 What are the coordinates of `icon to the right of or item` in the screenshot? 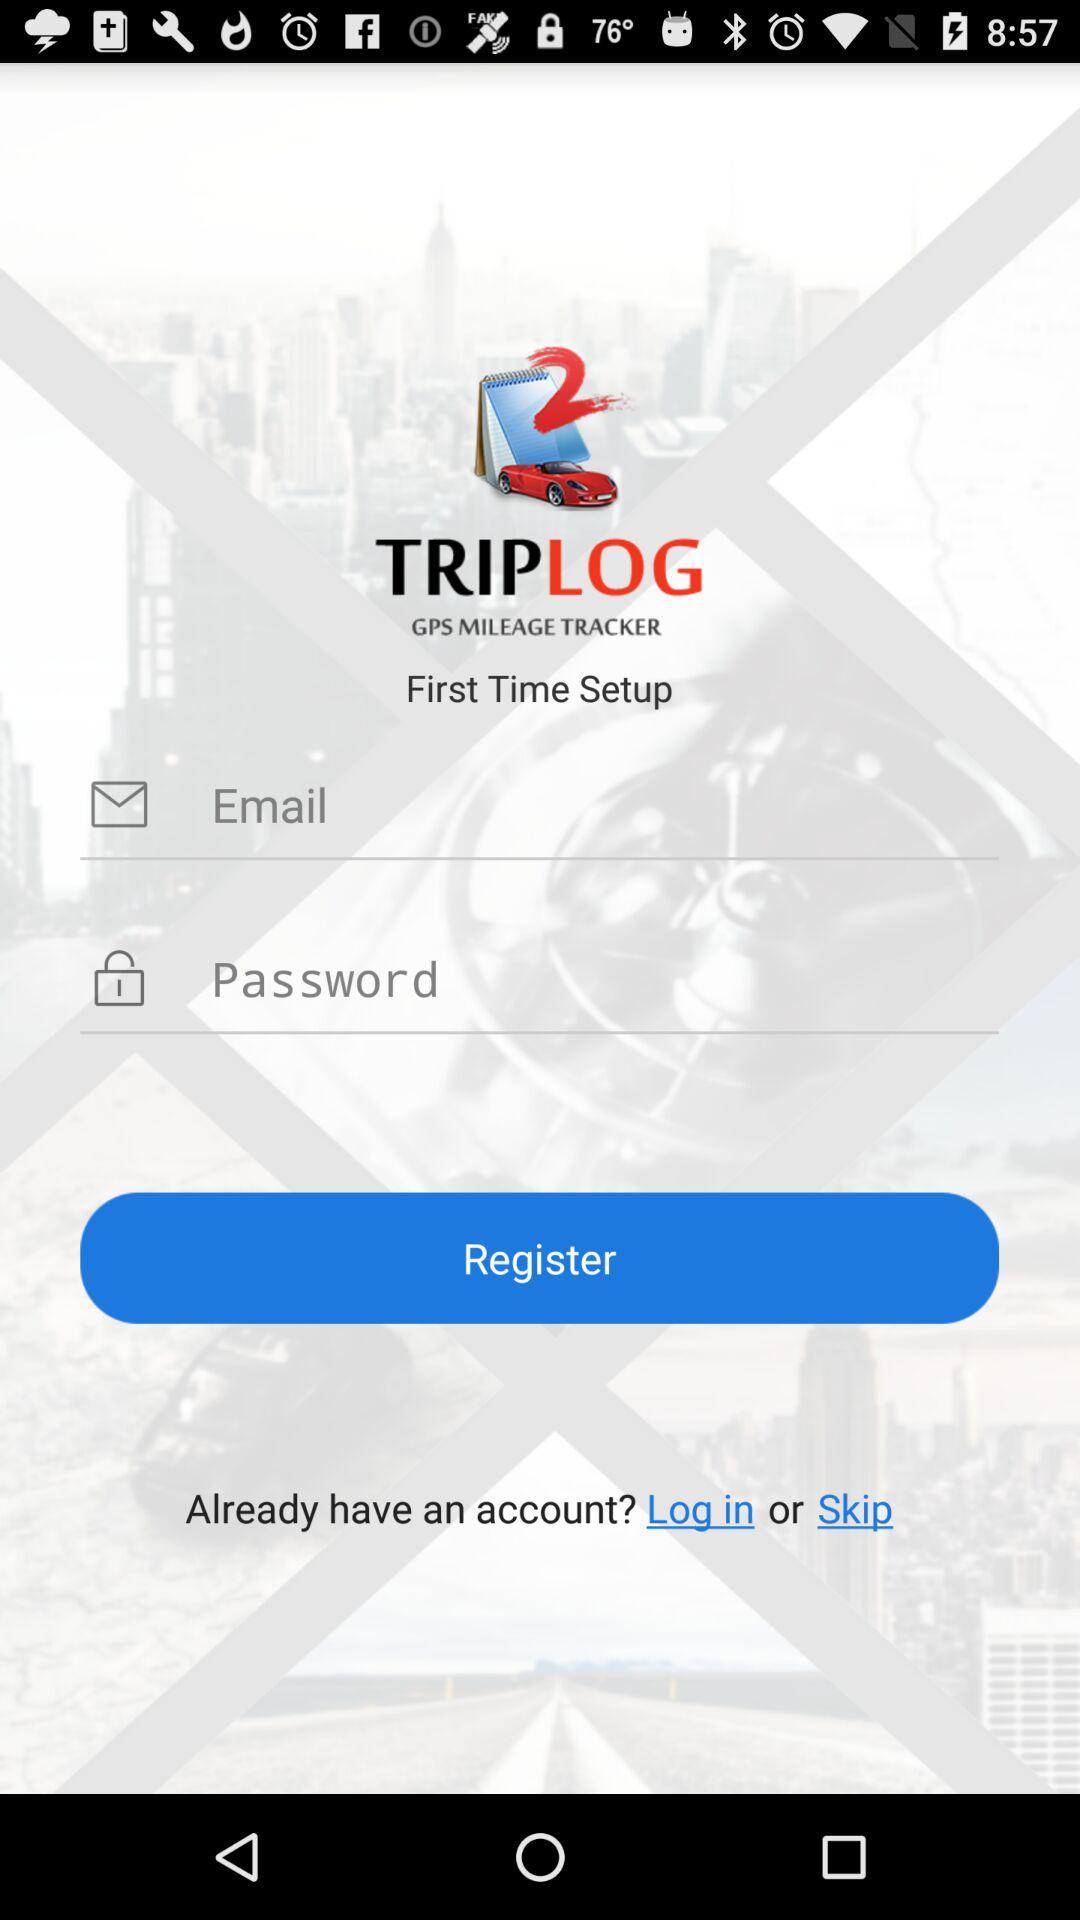 It's located at (855, 1507).